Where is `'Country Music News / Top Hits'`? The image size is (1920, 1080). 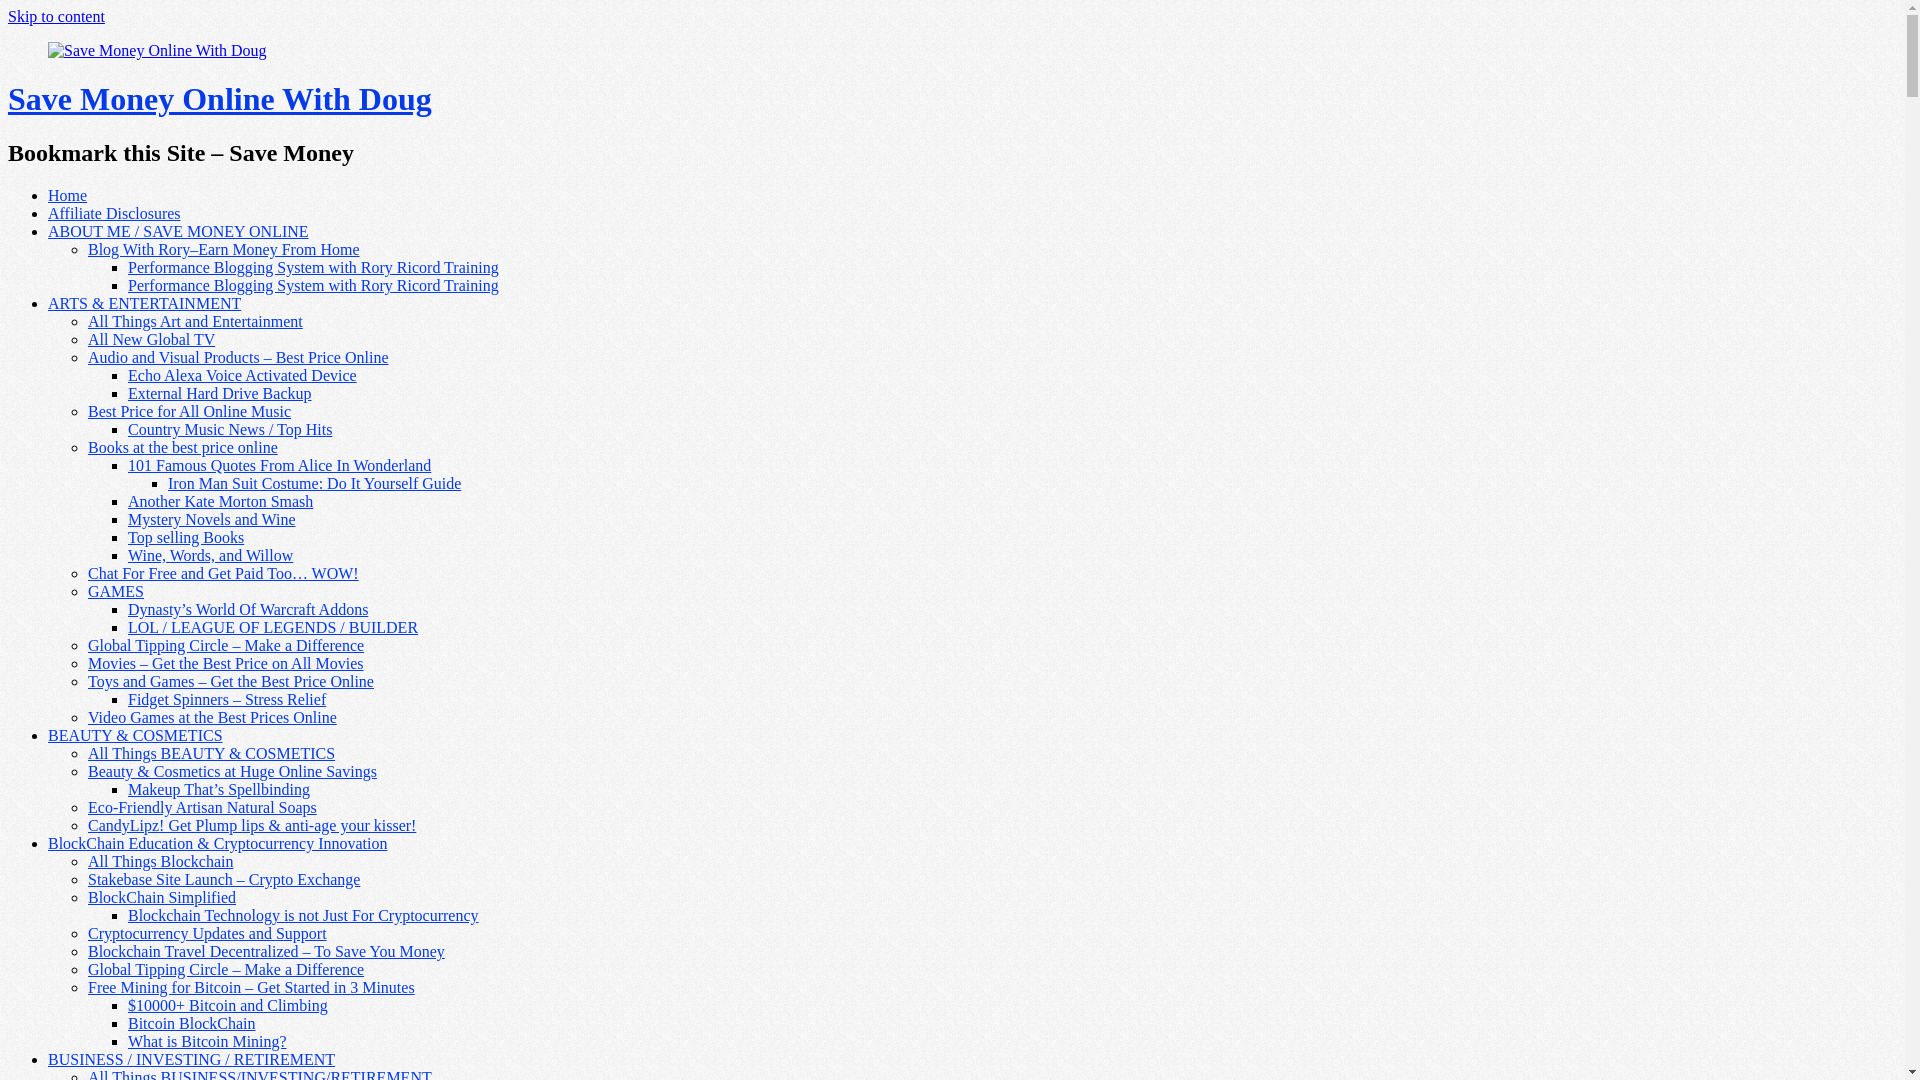 'Country Music News / Top Hits' is located at coordinates (127, 428).